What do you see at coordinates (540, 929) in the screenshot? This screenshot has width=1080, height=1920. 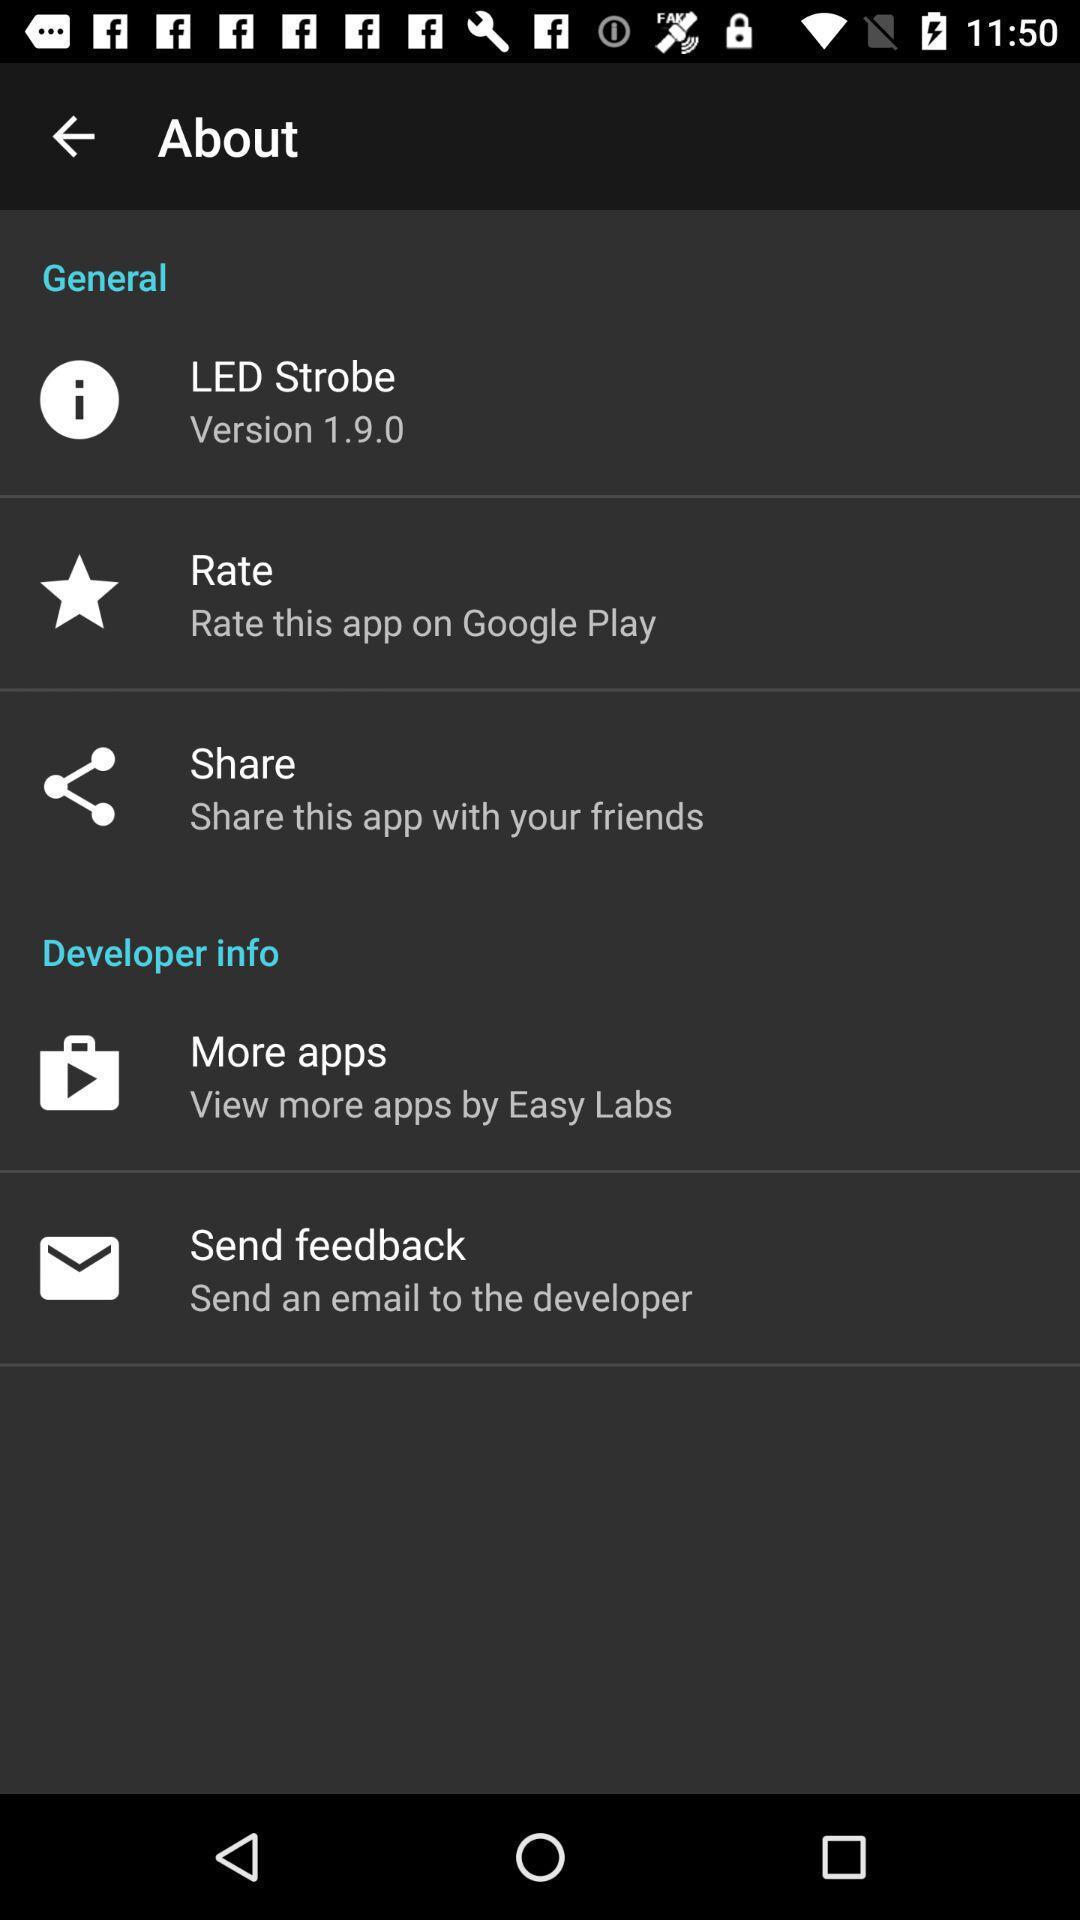 I see `app above the more apps item` at bounding box center [540, 929].